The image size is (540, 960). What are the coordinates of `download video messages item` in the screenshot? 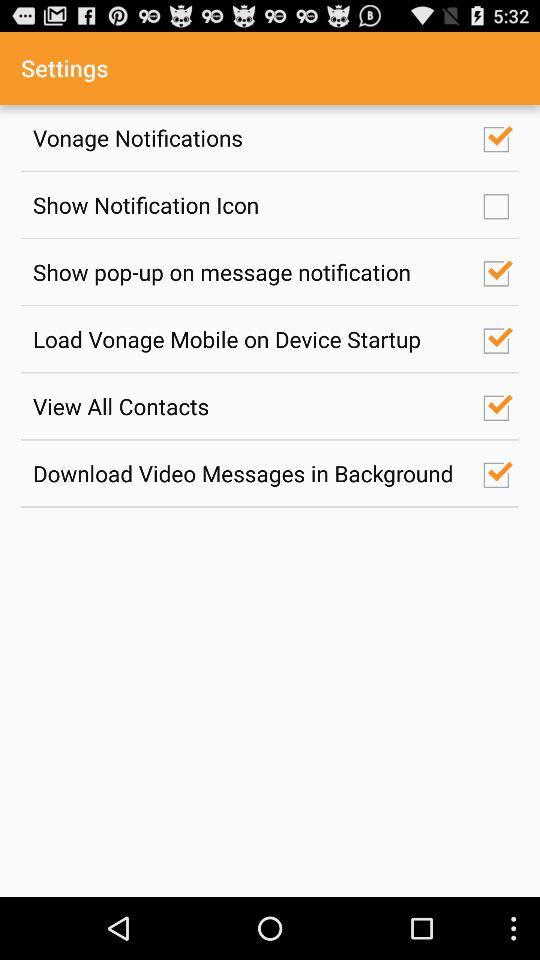 It's located at (247, 473).